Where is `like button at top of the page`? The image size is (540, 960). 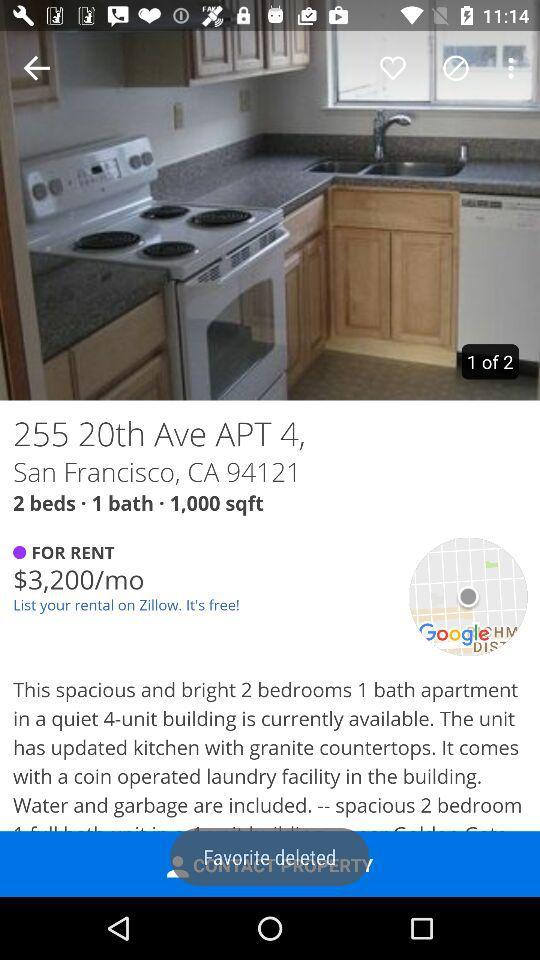 like button at top of the page is located at coordinates (393, 68).